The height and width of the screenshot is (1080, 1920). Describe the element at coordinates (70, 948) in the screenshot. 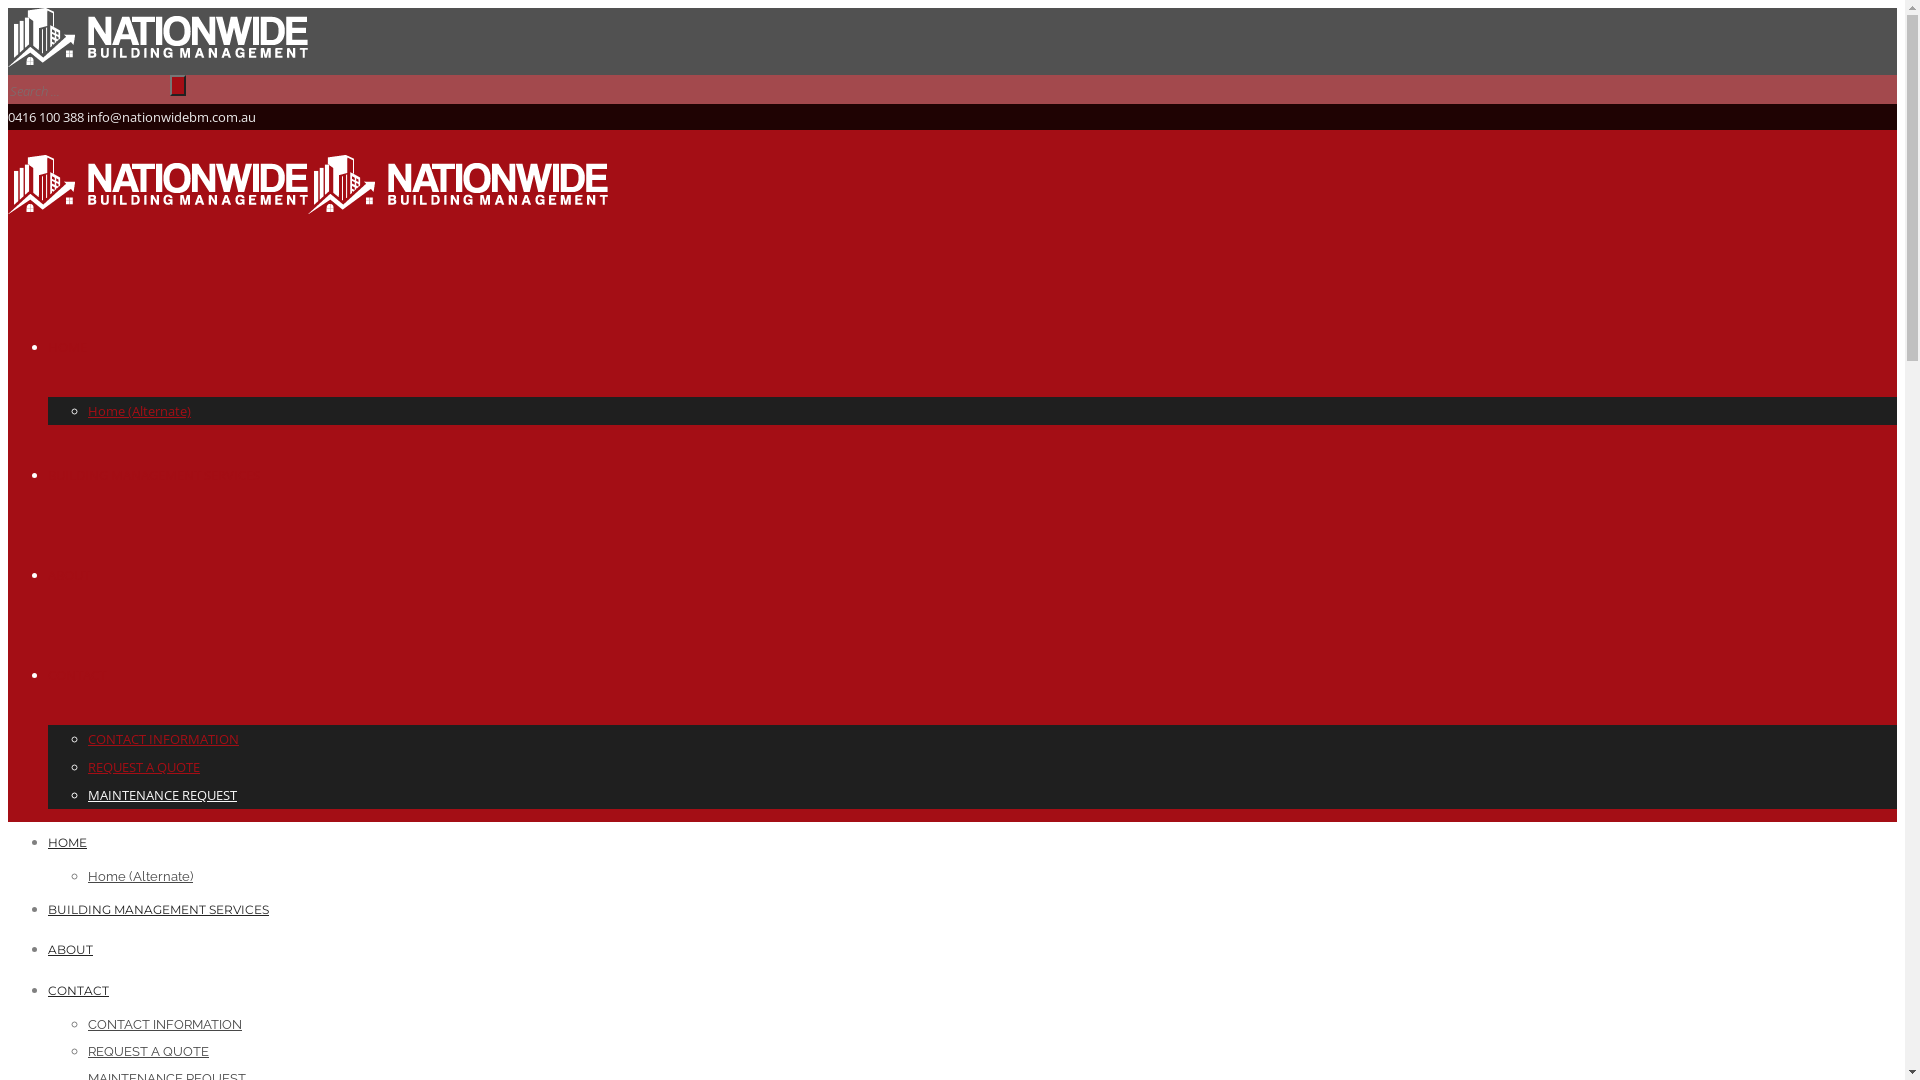

I see `'ABOUT'` at that location.